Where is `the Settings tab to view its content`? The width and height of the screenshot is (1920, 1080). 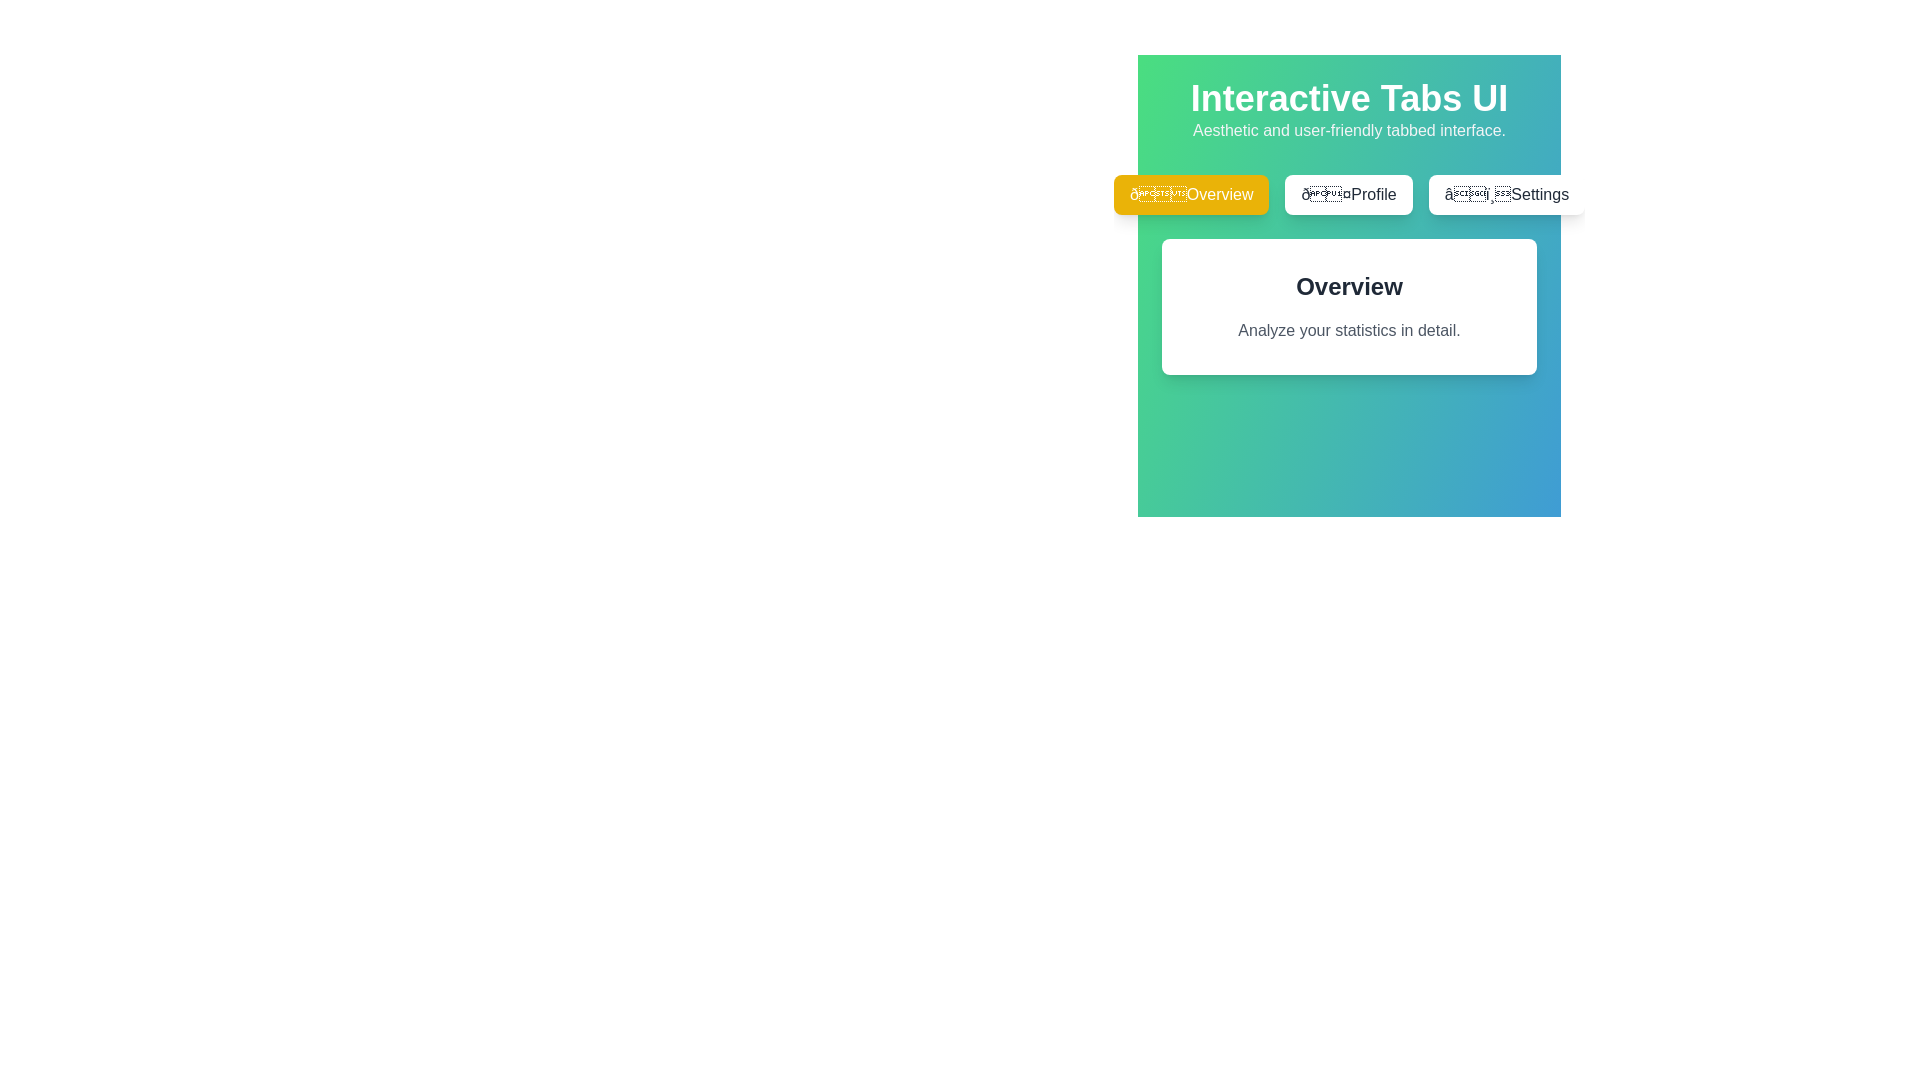 the Settings tab to view its content is located at coordinates (1506, 195).